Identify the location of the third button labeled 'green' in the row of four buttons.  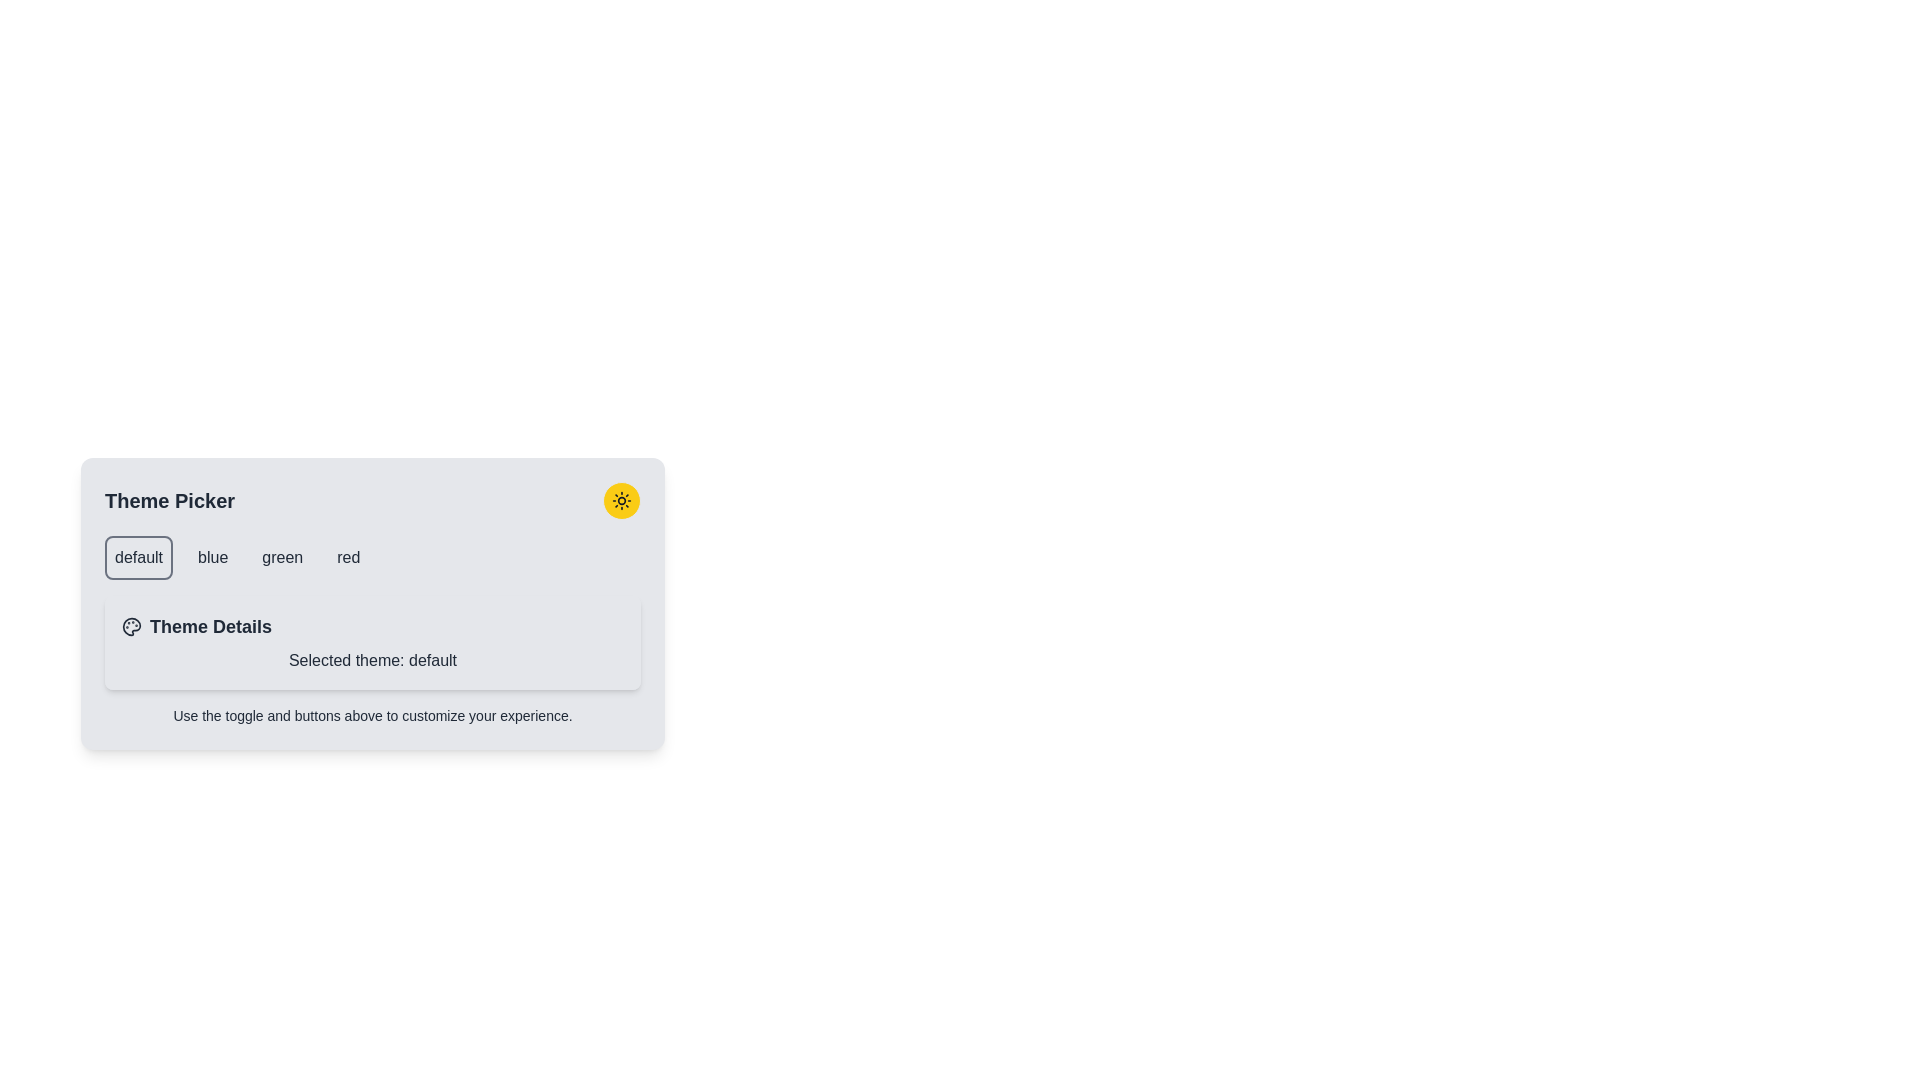
(281, 558).